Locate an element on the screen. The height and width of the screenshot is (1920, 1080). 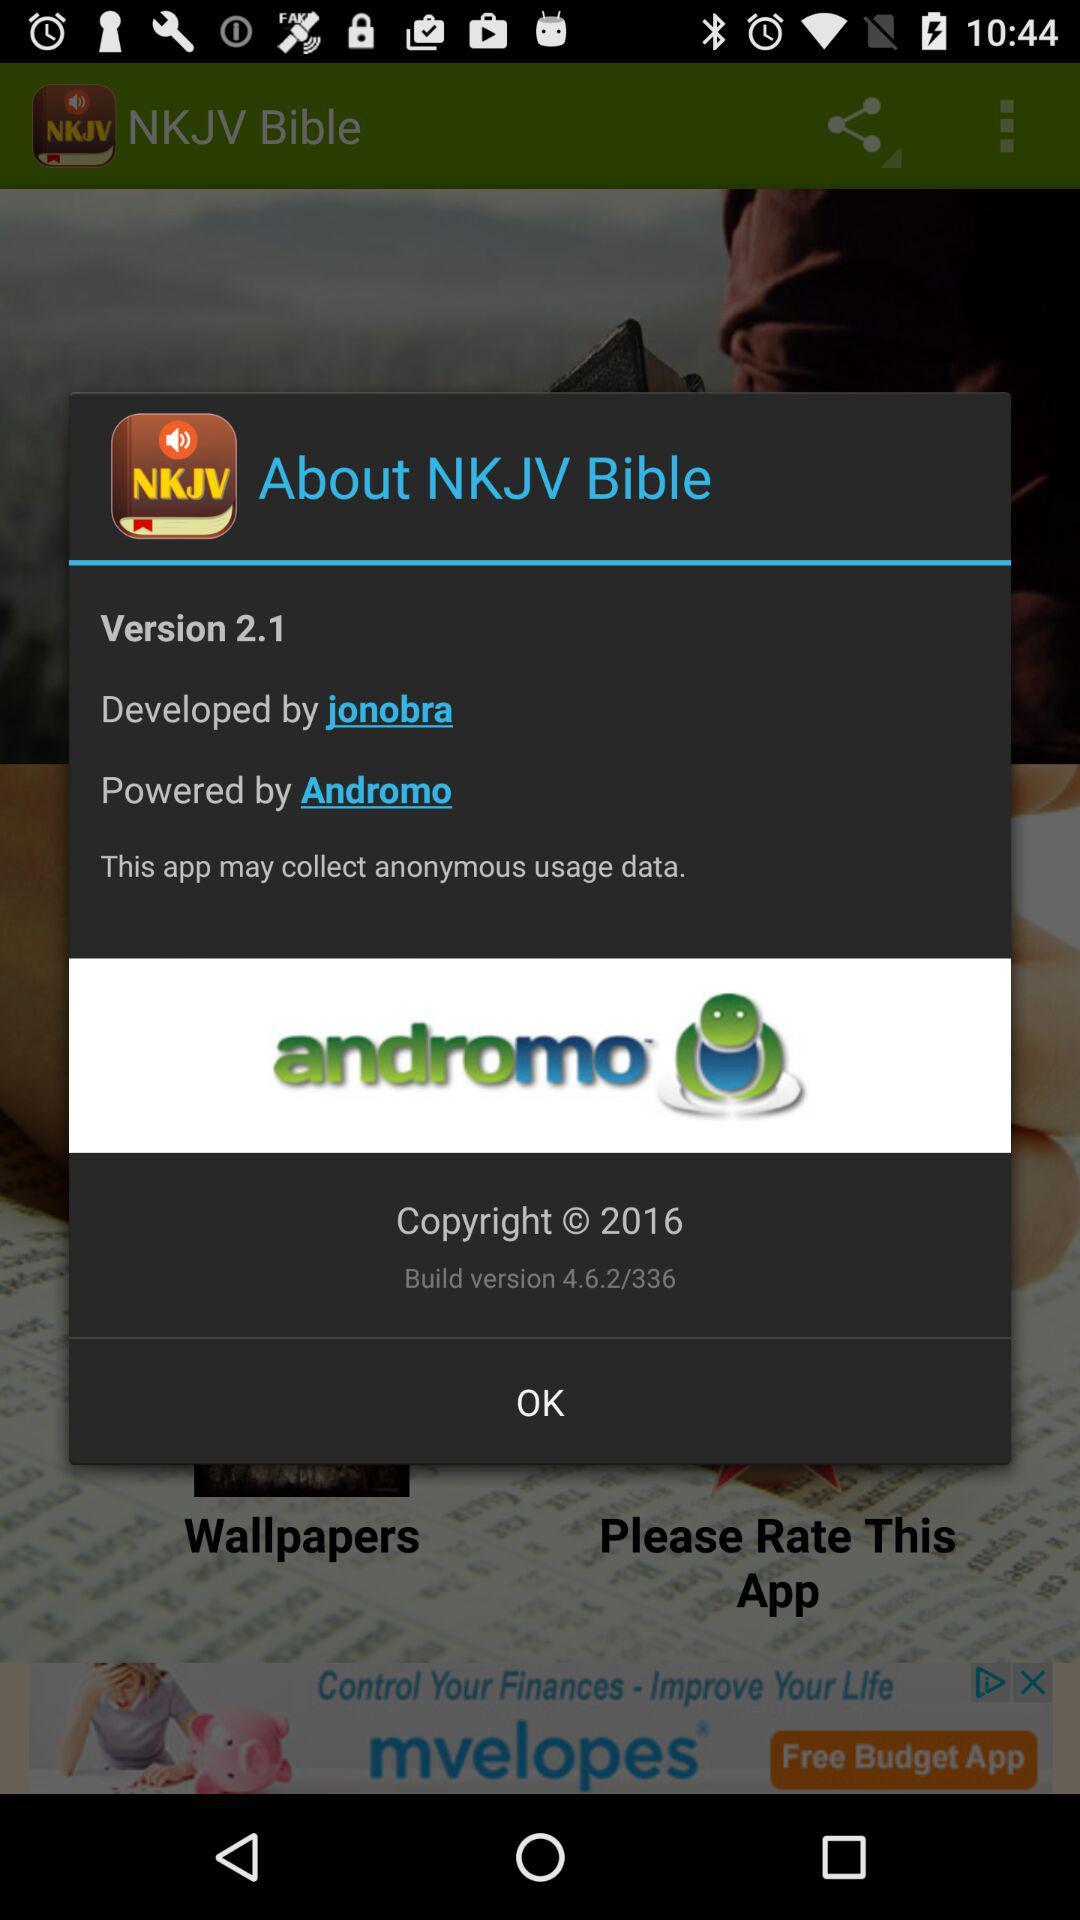
the developed by jonobra app is located at coordinates (540, 722).